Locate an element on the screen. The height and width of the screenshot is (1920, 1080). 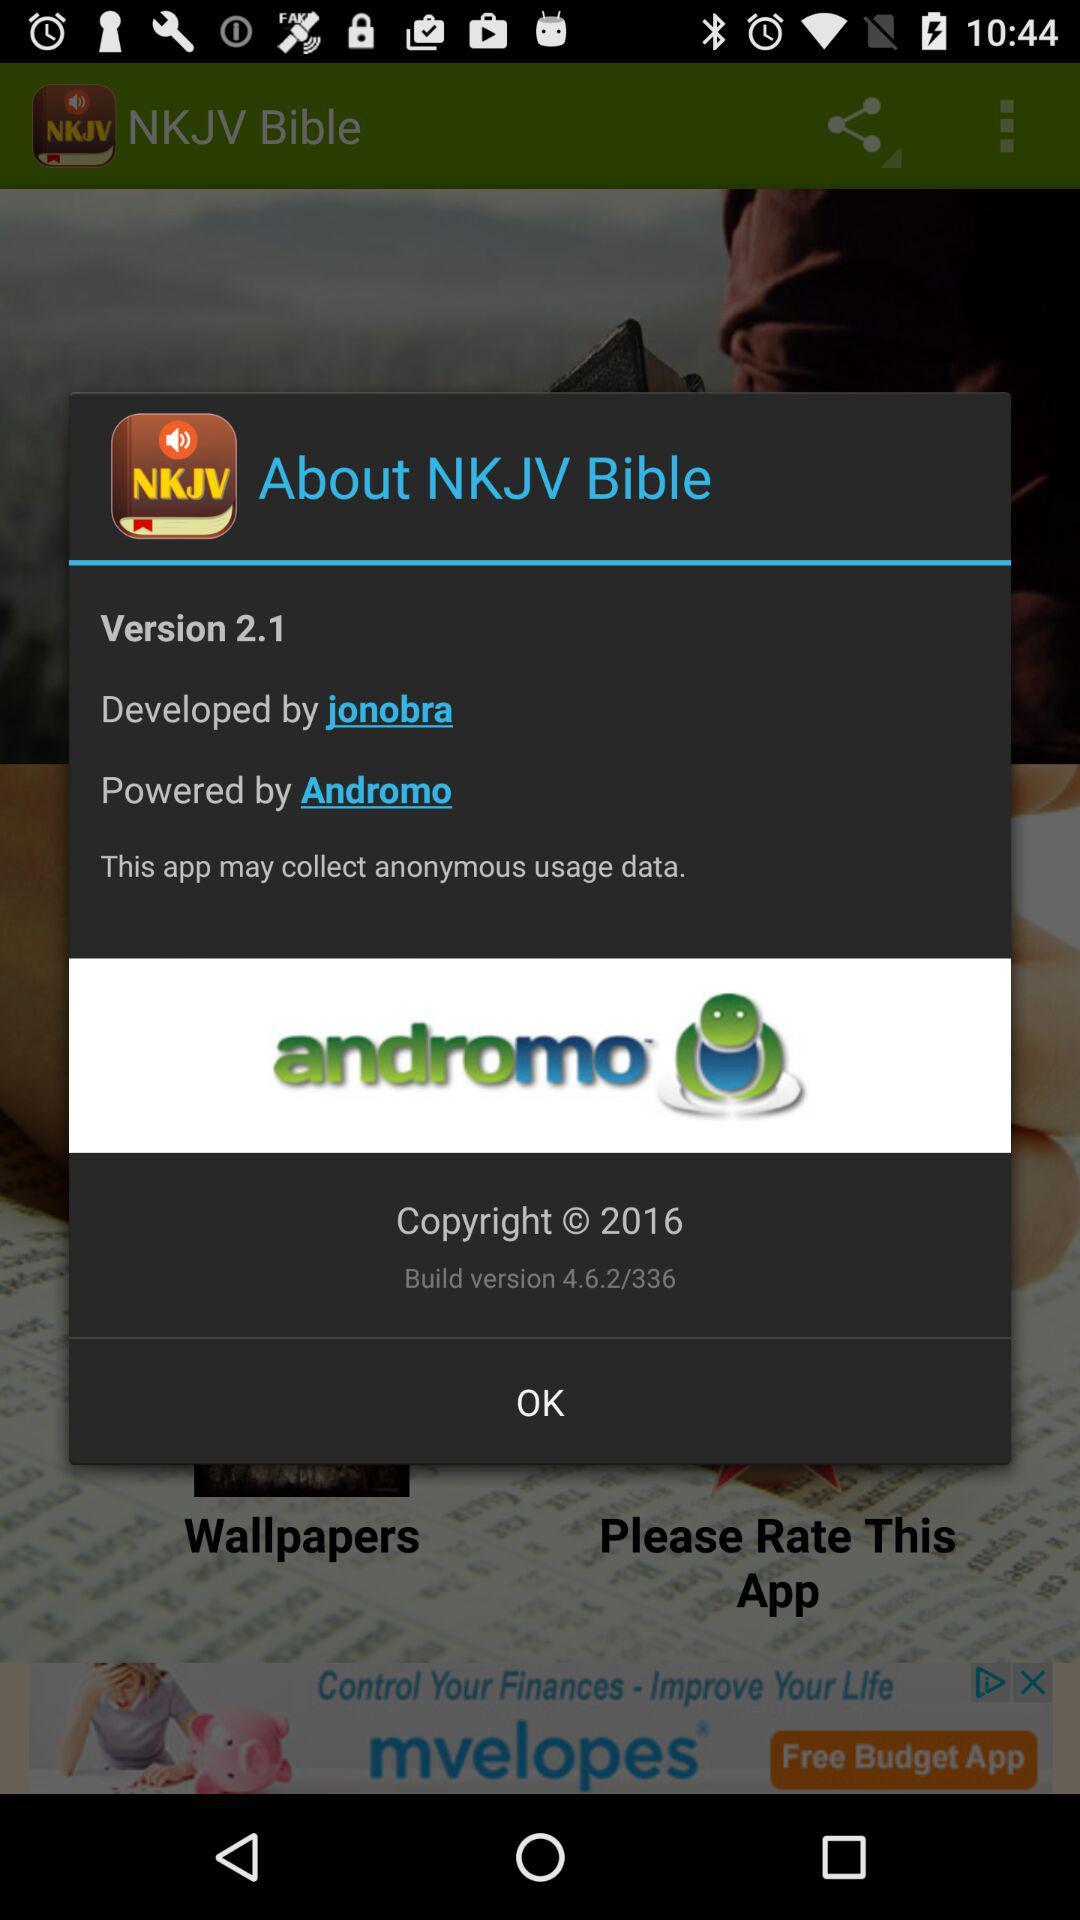
the developed by jonobra app is located at coordinates (540, 722).